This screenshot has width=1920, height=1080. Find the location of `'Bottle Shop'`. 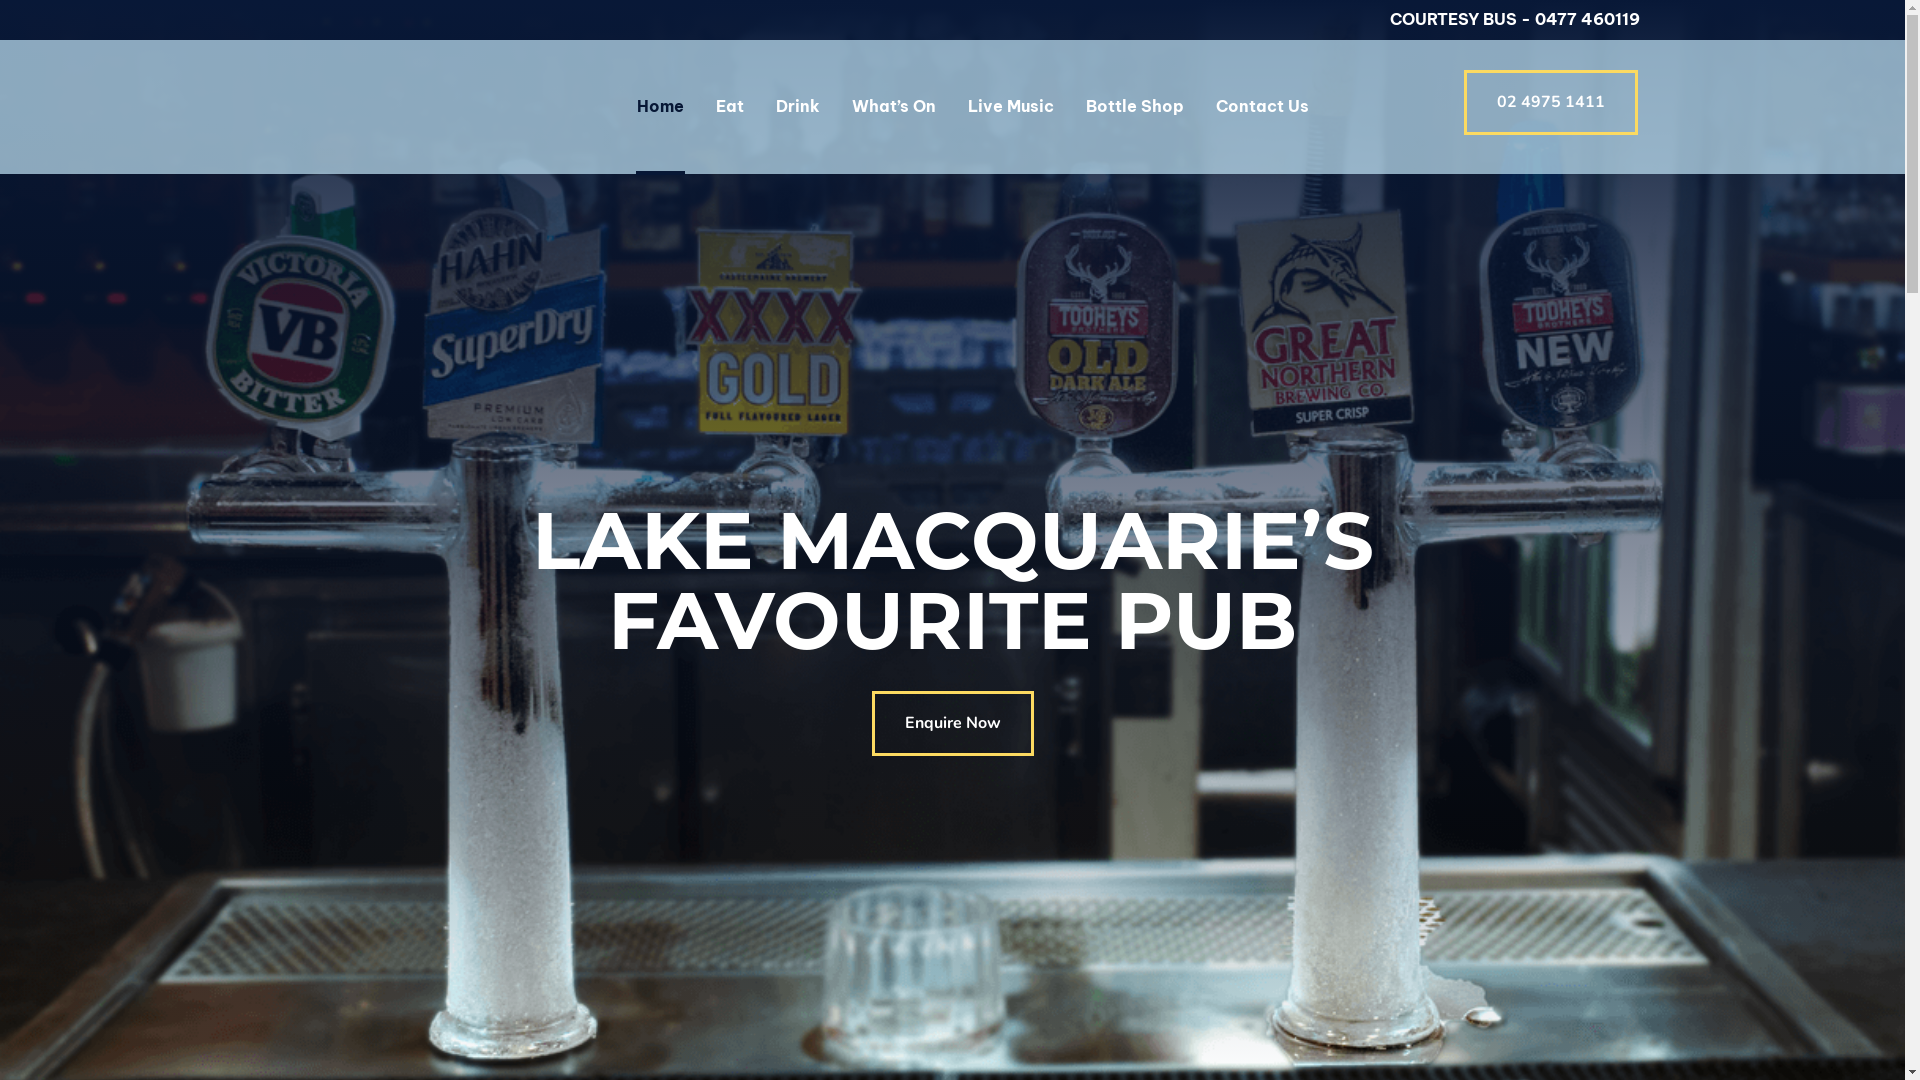

'Bottle Shop' is located at coordinates (1084, 105).